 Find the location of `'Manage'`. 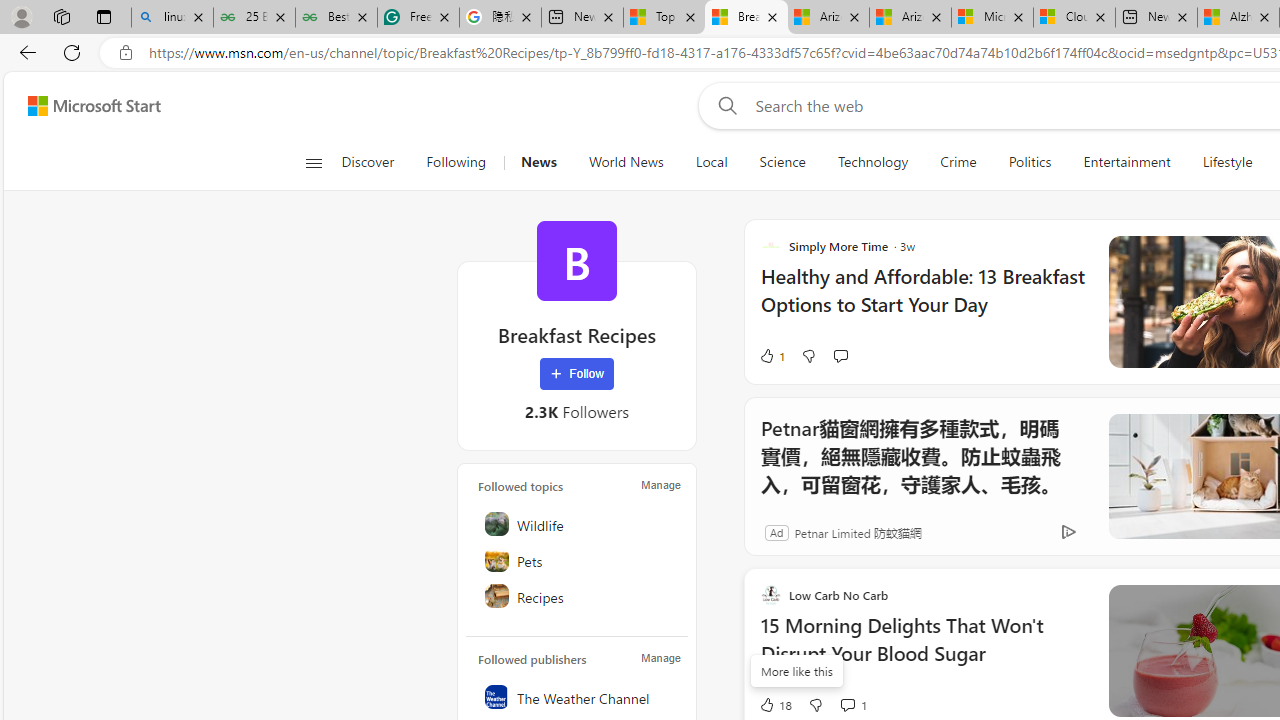

'Manage' is located at coordinates (661, 658).